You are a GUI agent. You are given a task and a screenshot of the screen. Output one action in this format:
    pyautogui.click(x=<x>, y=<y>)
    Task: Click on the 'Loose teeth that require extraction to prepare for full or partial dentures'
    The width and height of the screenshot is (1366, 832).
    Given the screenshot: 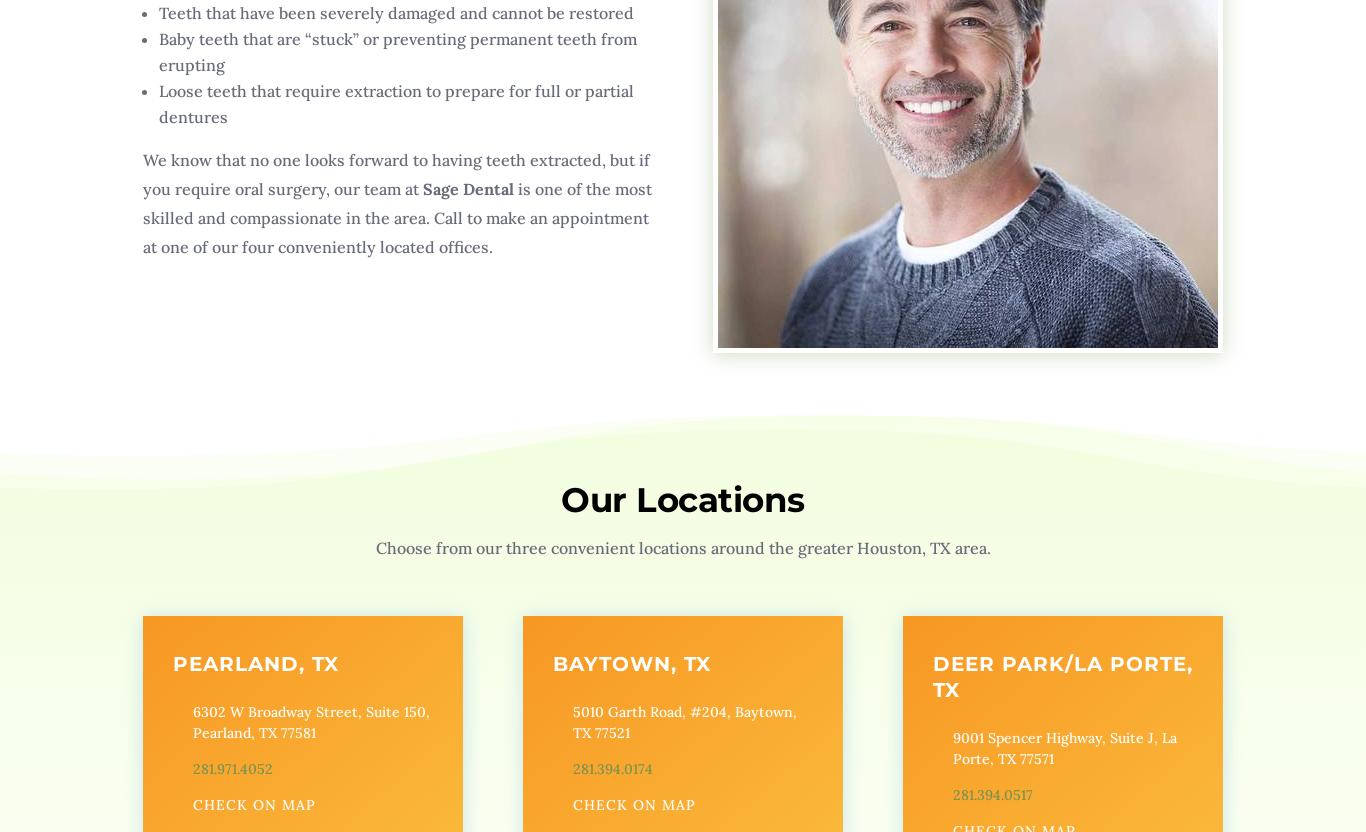 What is the action you would take?
    pyautogui.click(x=395, y=104)
    